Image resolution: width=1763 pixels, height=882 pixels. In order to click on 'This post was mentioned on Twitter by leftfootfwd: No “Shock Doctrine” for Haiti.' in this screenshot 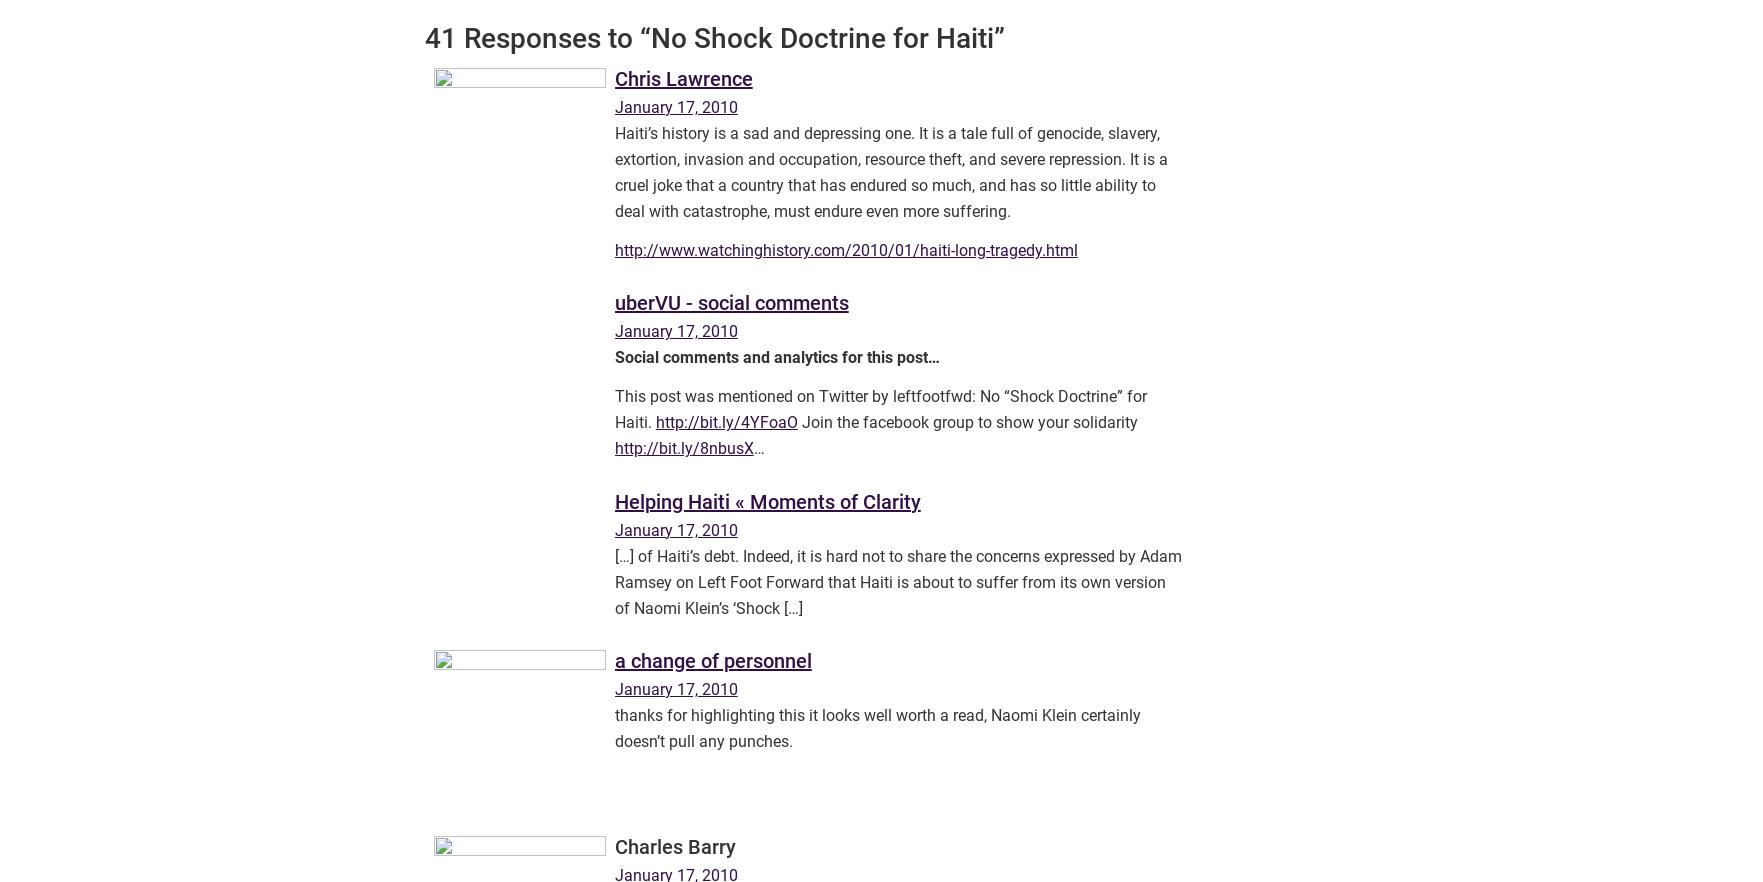, I will do `click(879, 409)`.